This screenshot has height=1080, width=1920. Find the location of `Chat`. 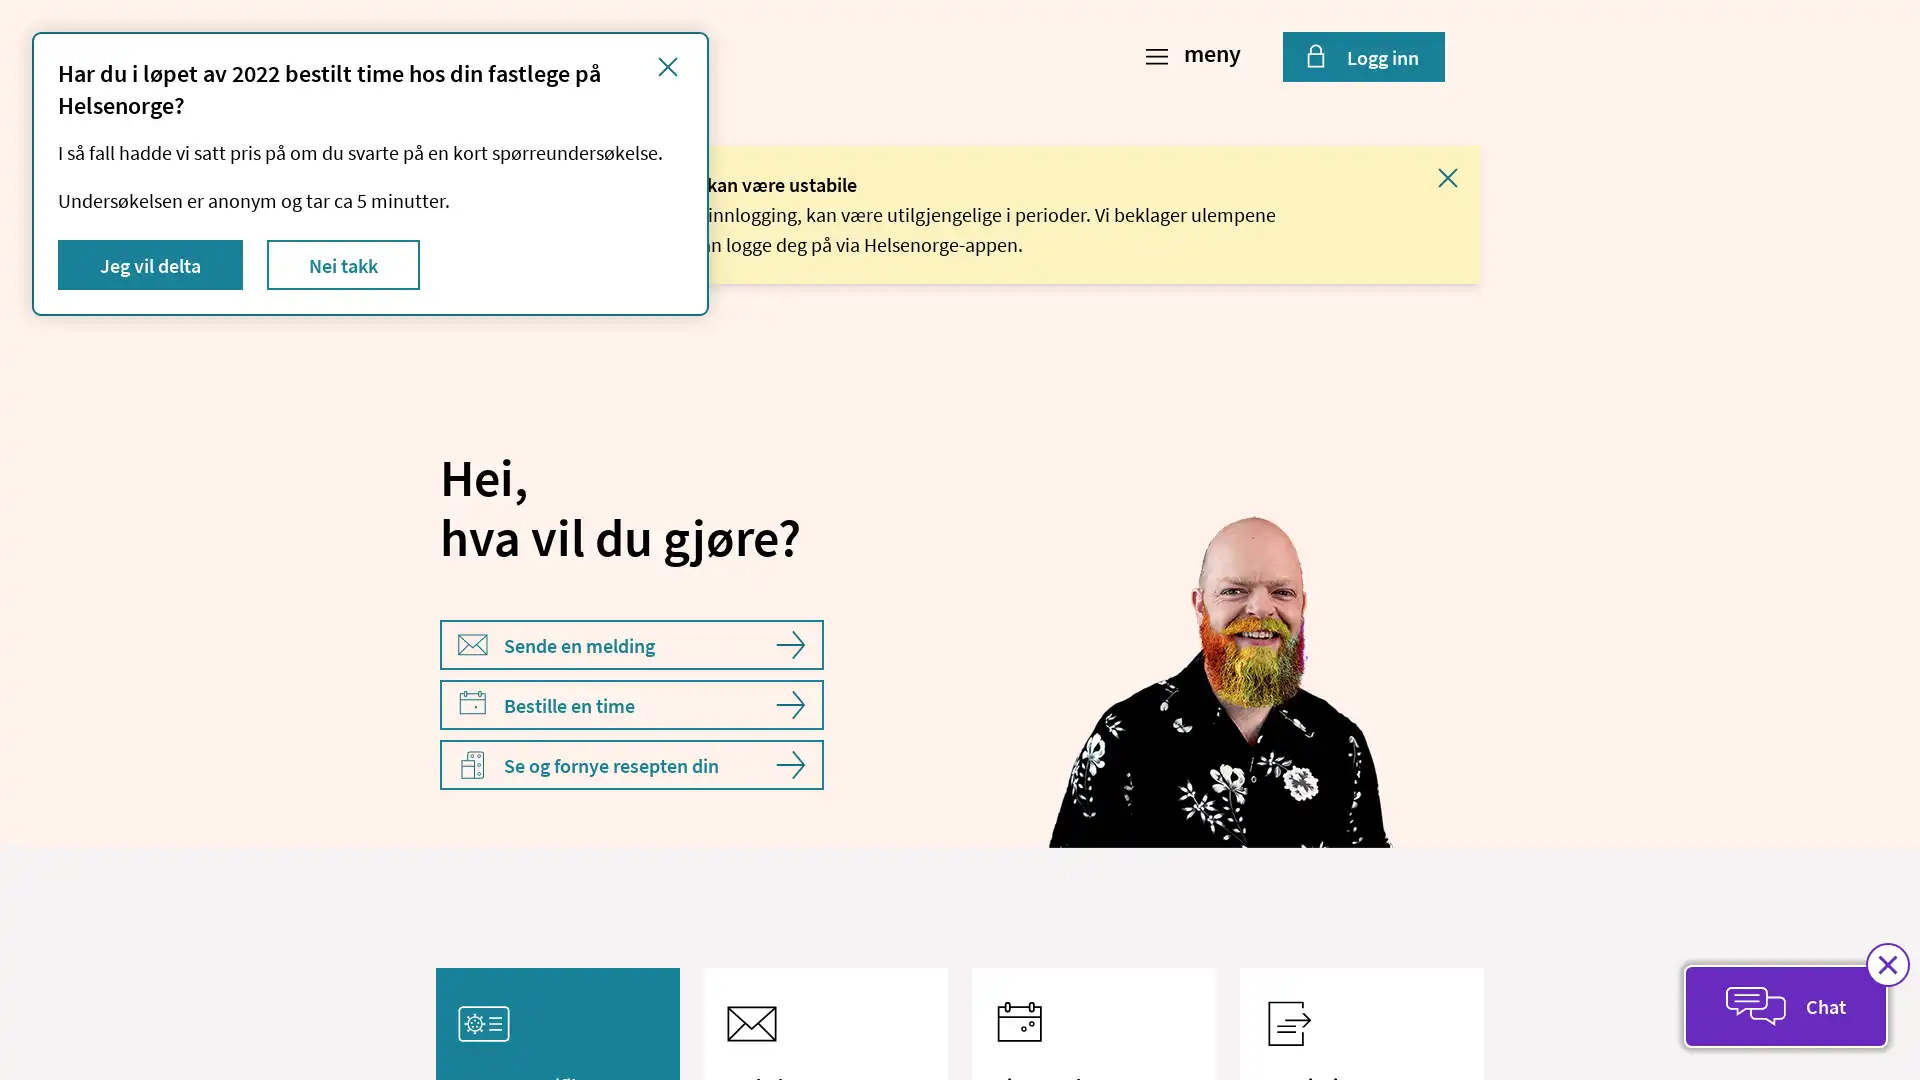

Chat is located at coordinates (1785, 1006).